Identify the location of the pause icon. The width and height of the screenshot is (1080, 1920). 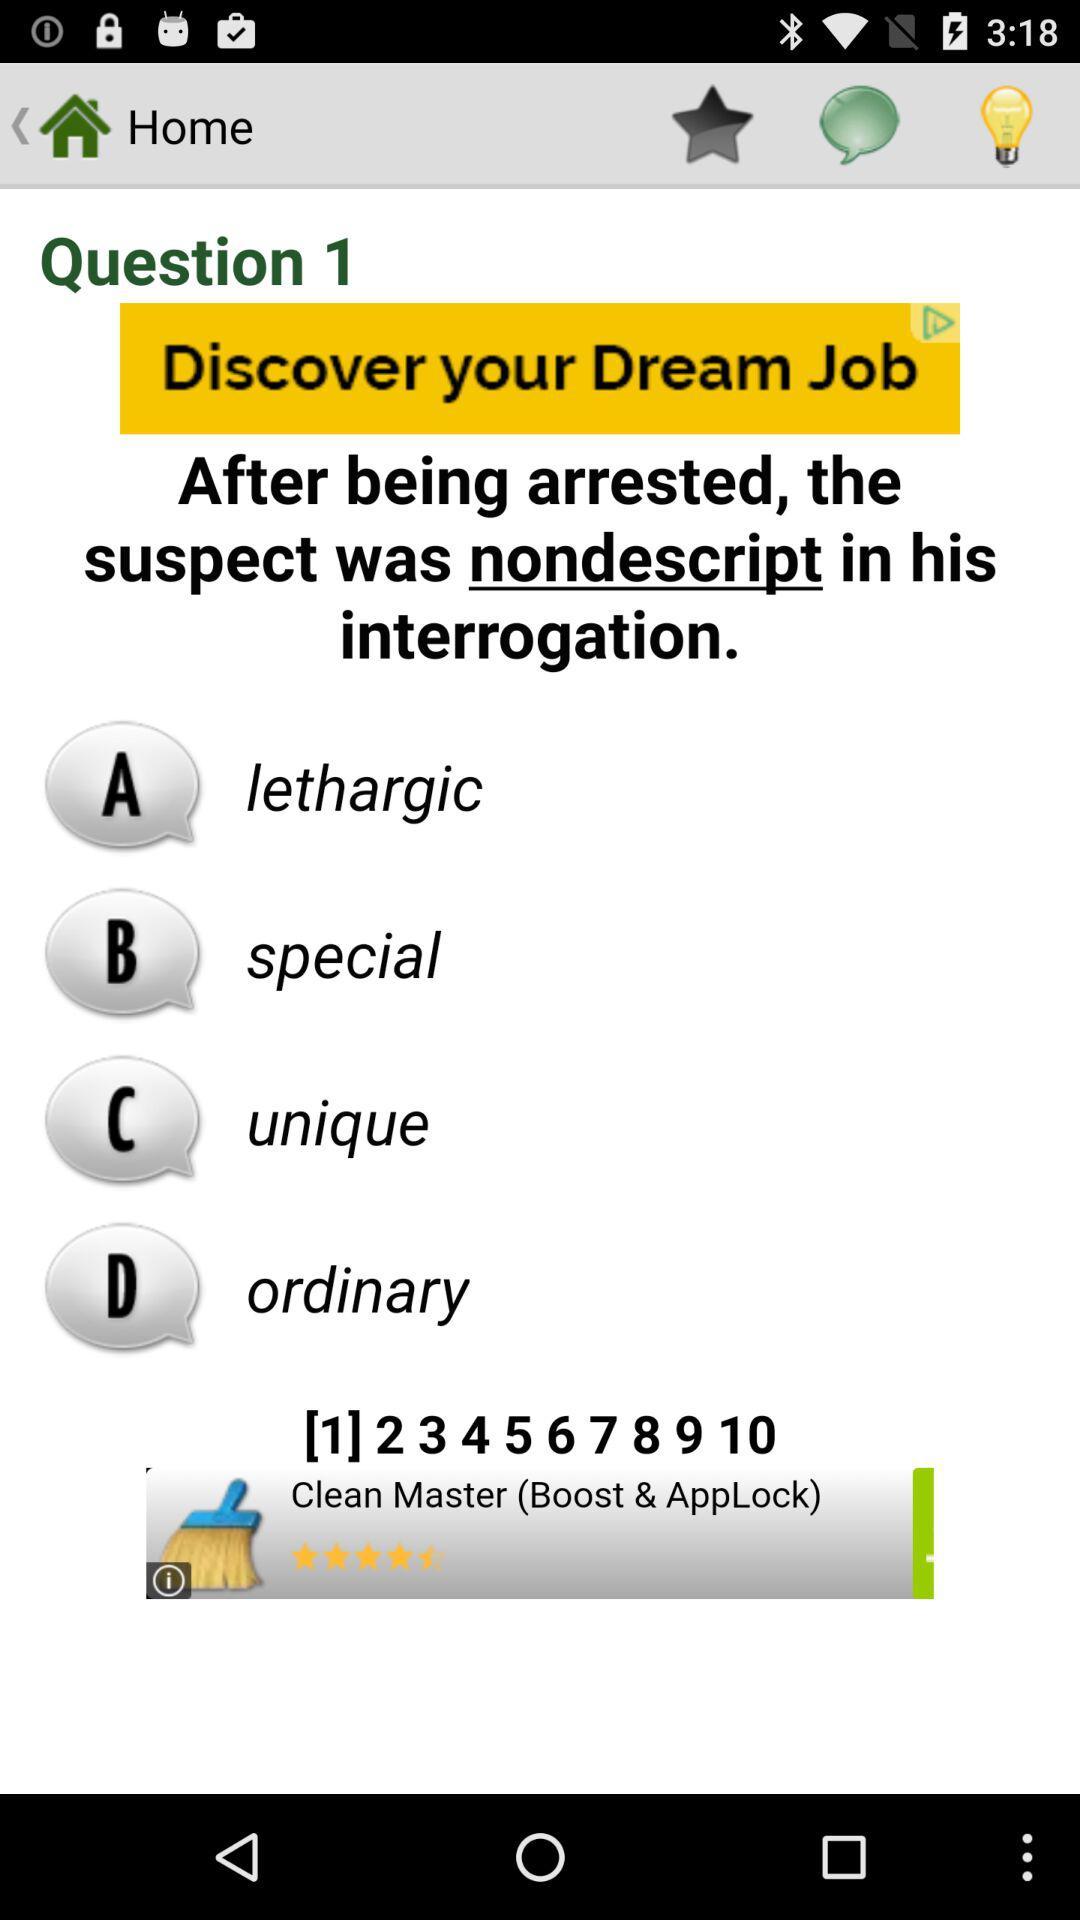
(123, 1377).